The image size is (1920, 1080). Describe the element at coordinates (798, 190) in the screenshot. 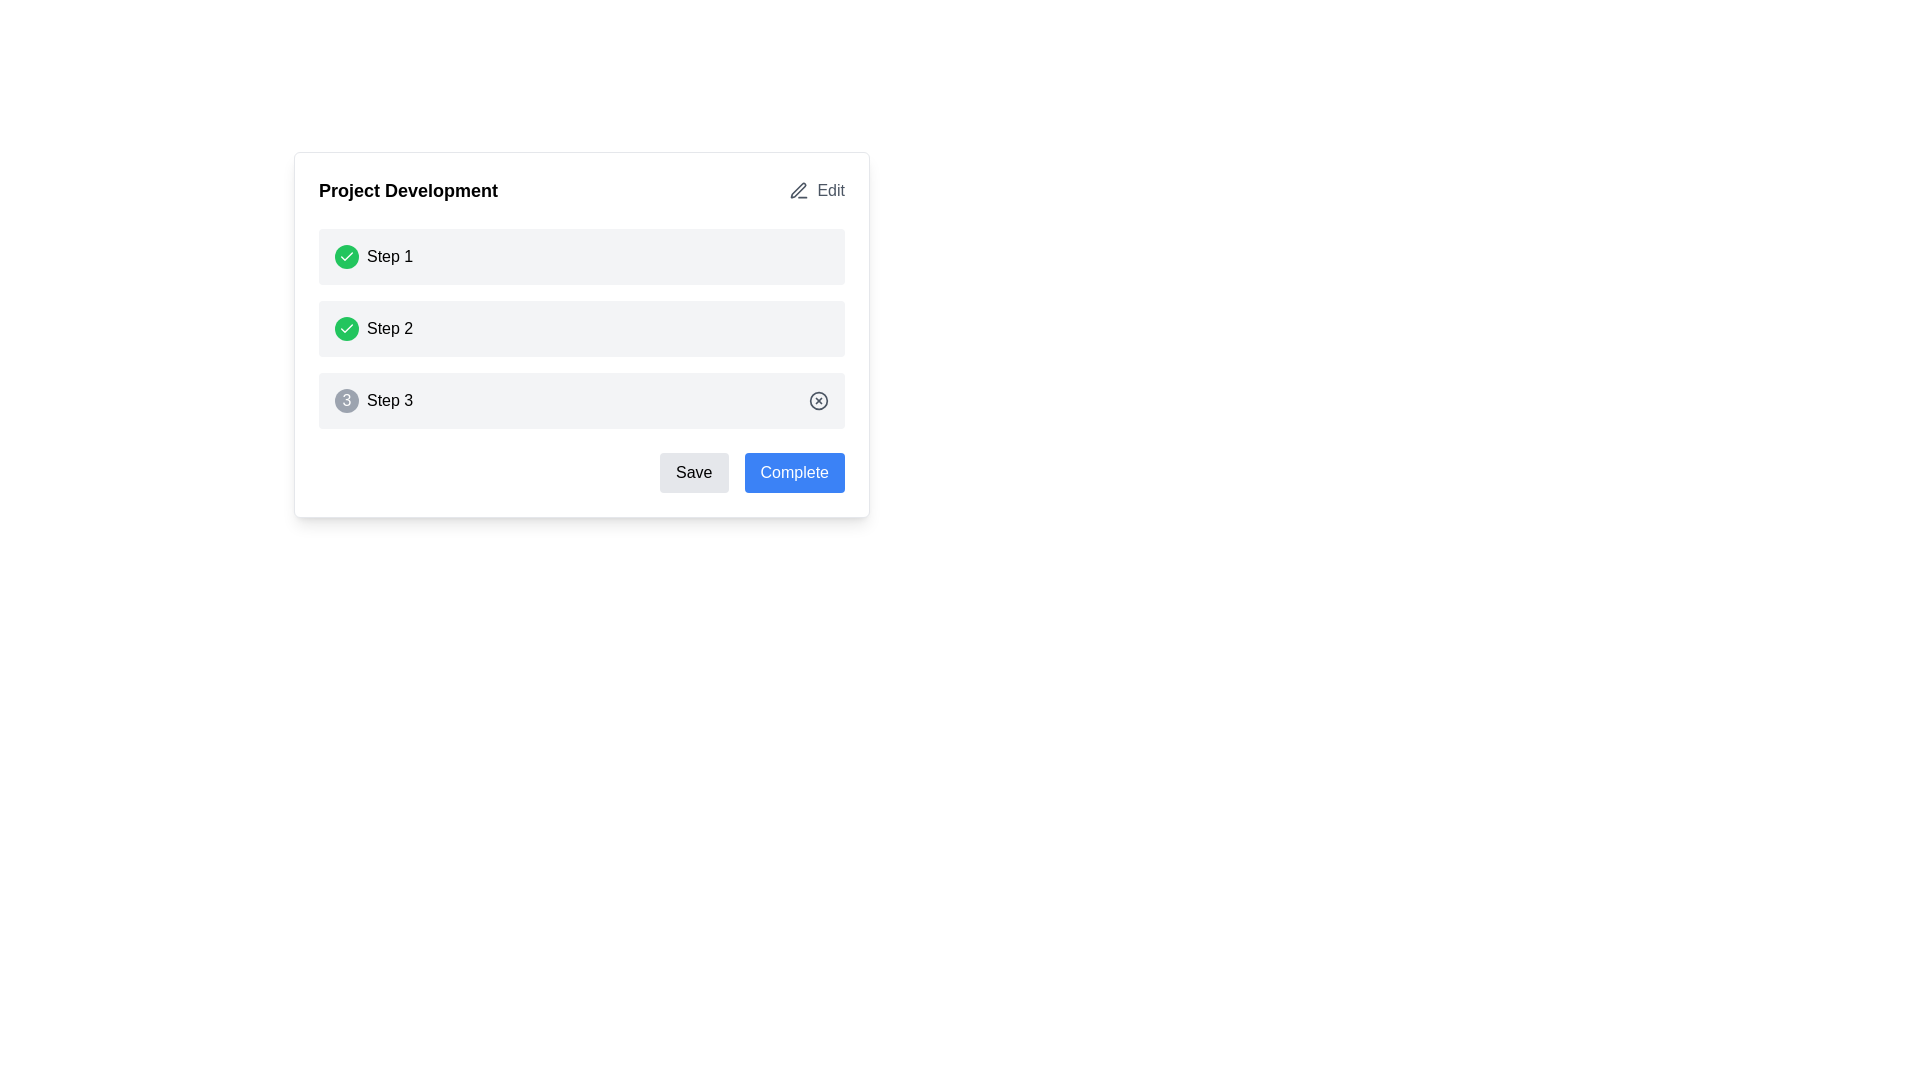

I see `the icon resembling a pen or edit tool located in the top right area of the 'Project Development' card, alongside the 'Edit' label` at that location.